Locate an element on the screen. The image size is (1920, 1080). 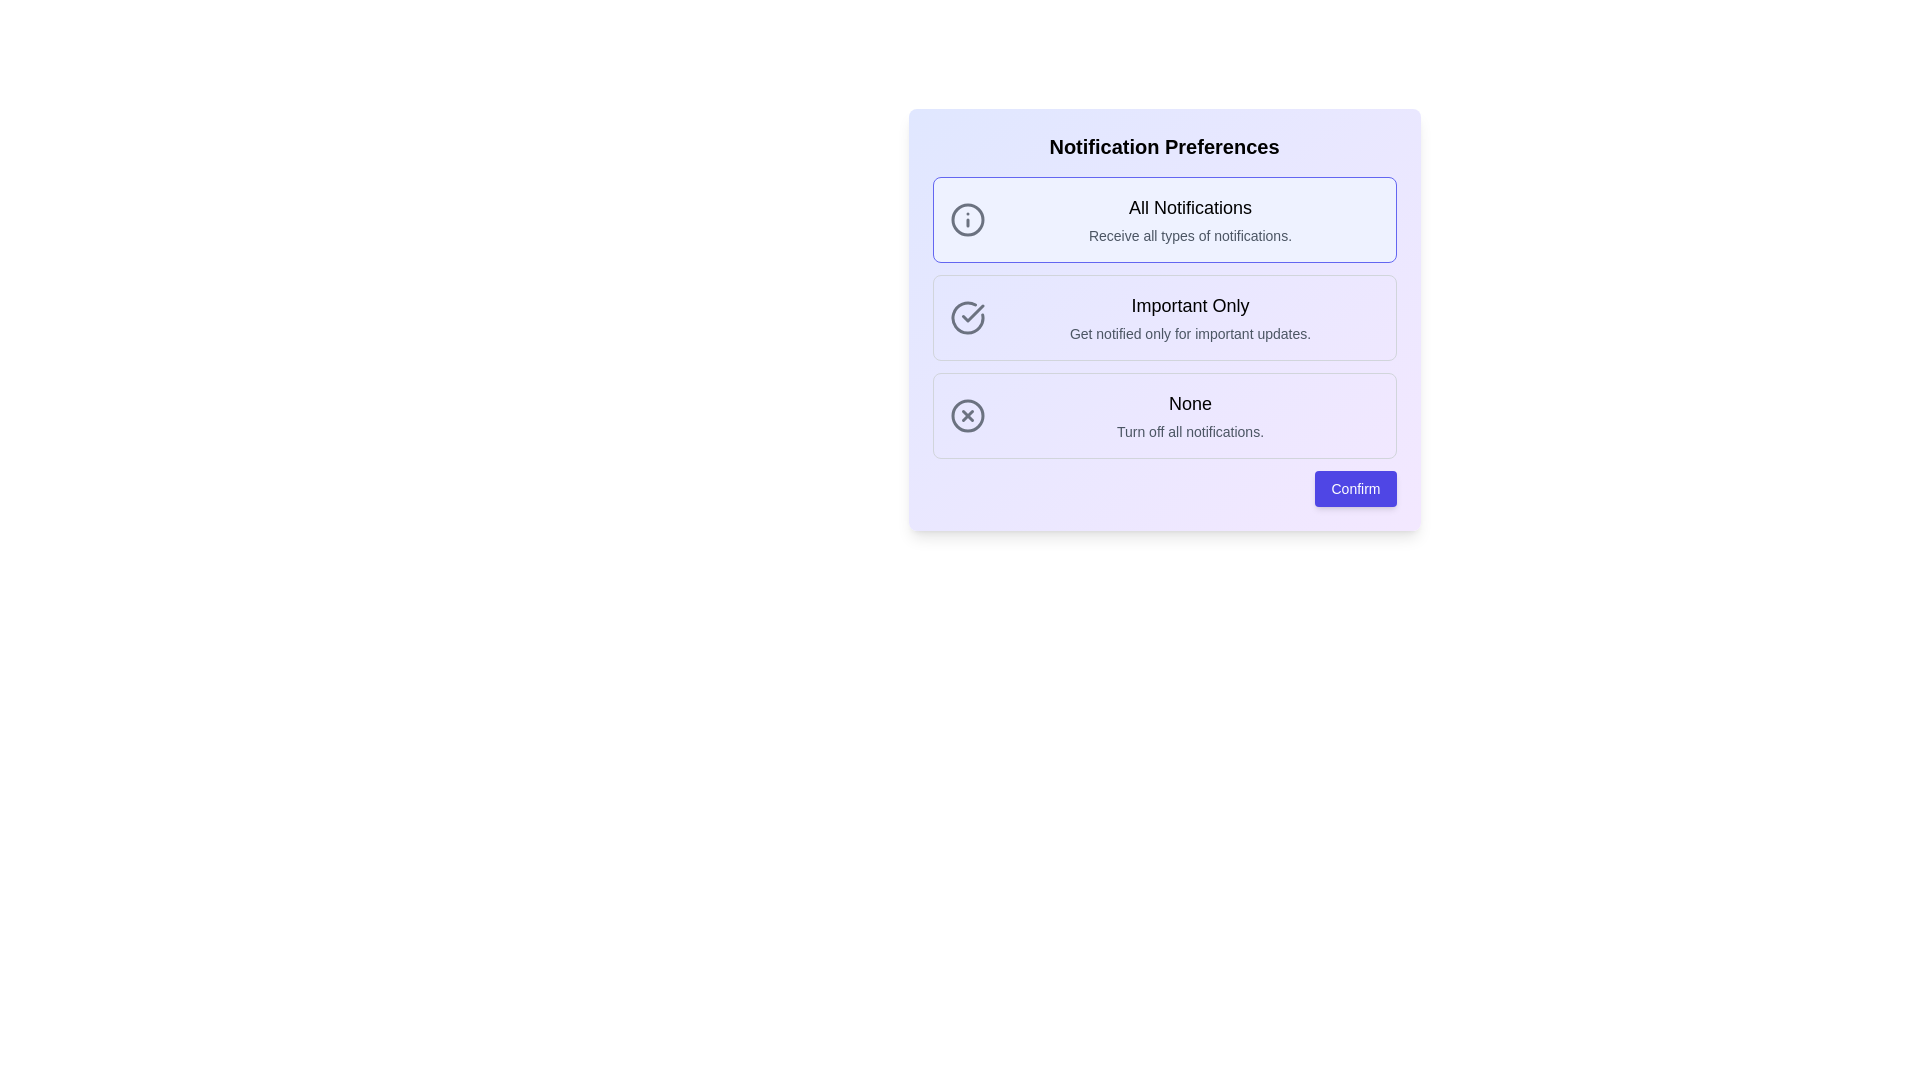
the 'Important Only' radio button option in the 'Notification Preferences' dialog is located at coordinates (1164, 316).